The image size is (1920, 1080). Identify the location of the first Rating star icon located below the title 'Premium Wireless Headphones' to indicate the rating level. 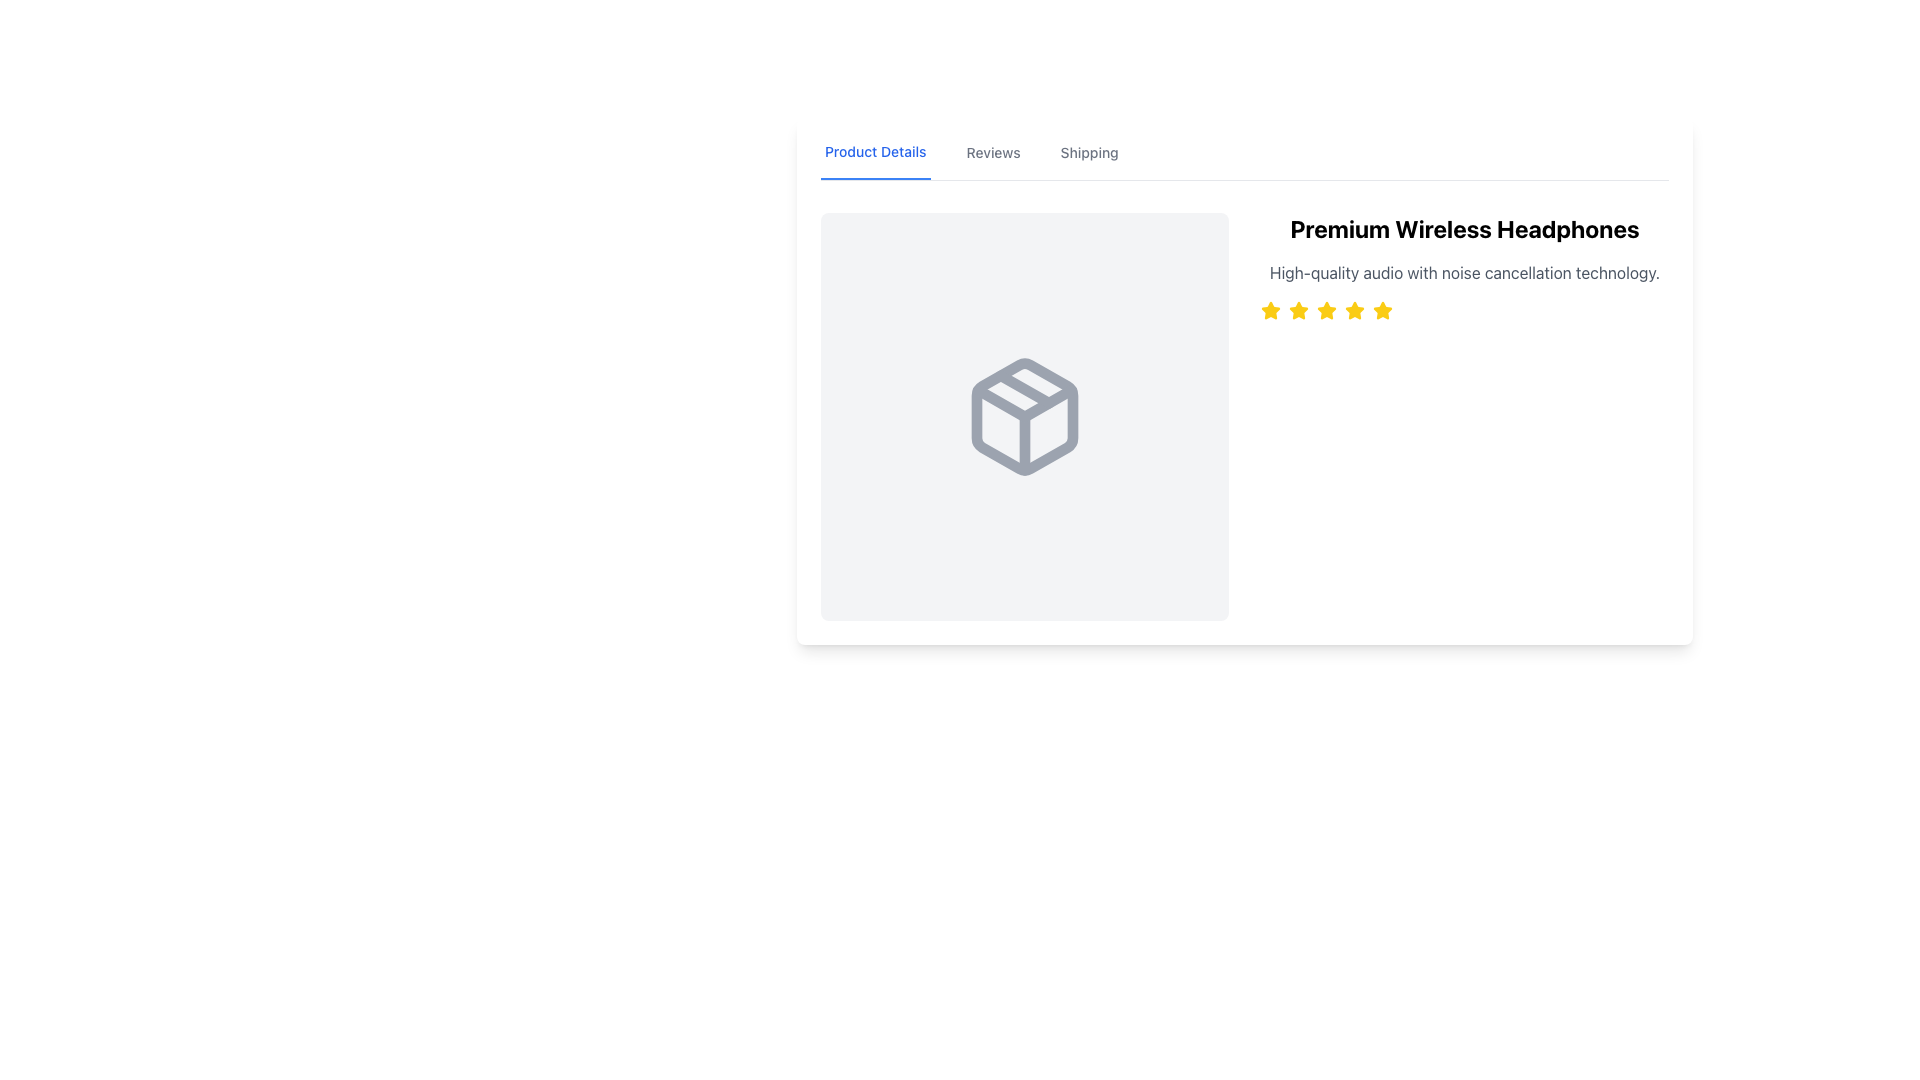
(1270, 311).